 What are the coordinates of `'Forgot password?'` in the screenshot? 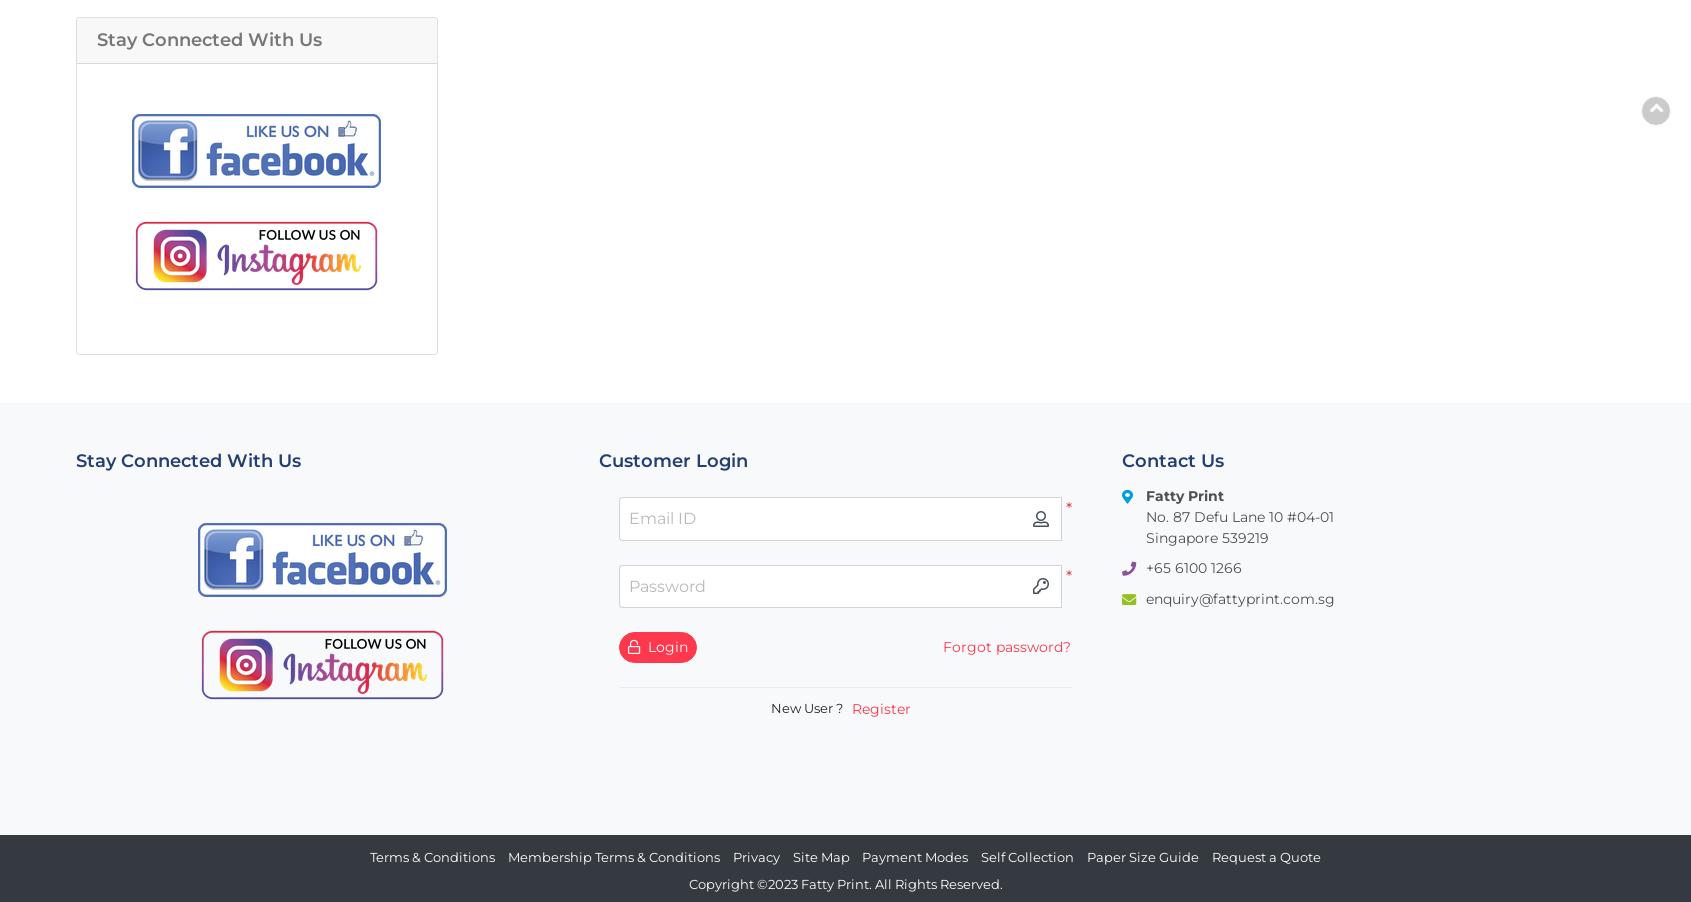 It's located at (942, 646).